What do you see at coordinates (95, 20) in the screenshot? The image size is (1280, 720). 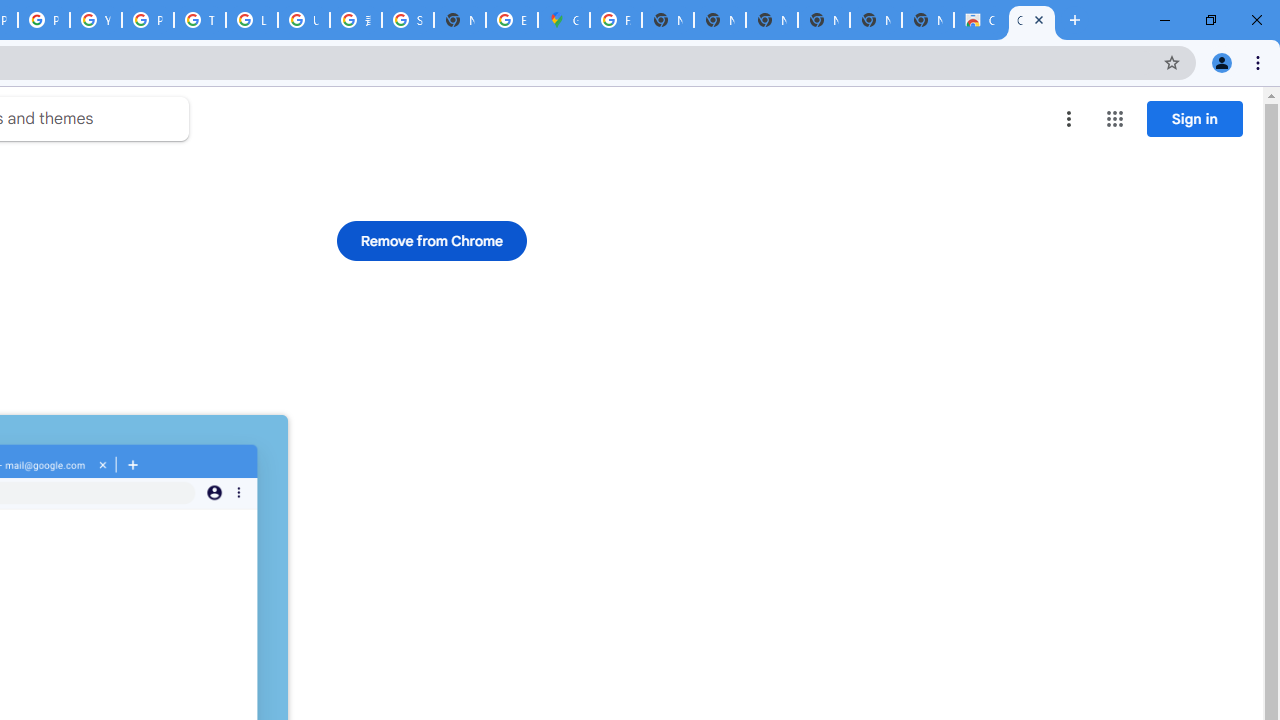 I see `'YouTube'` at bounding box center [95, 20].